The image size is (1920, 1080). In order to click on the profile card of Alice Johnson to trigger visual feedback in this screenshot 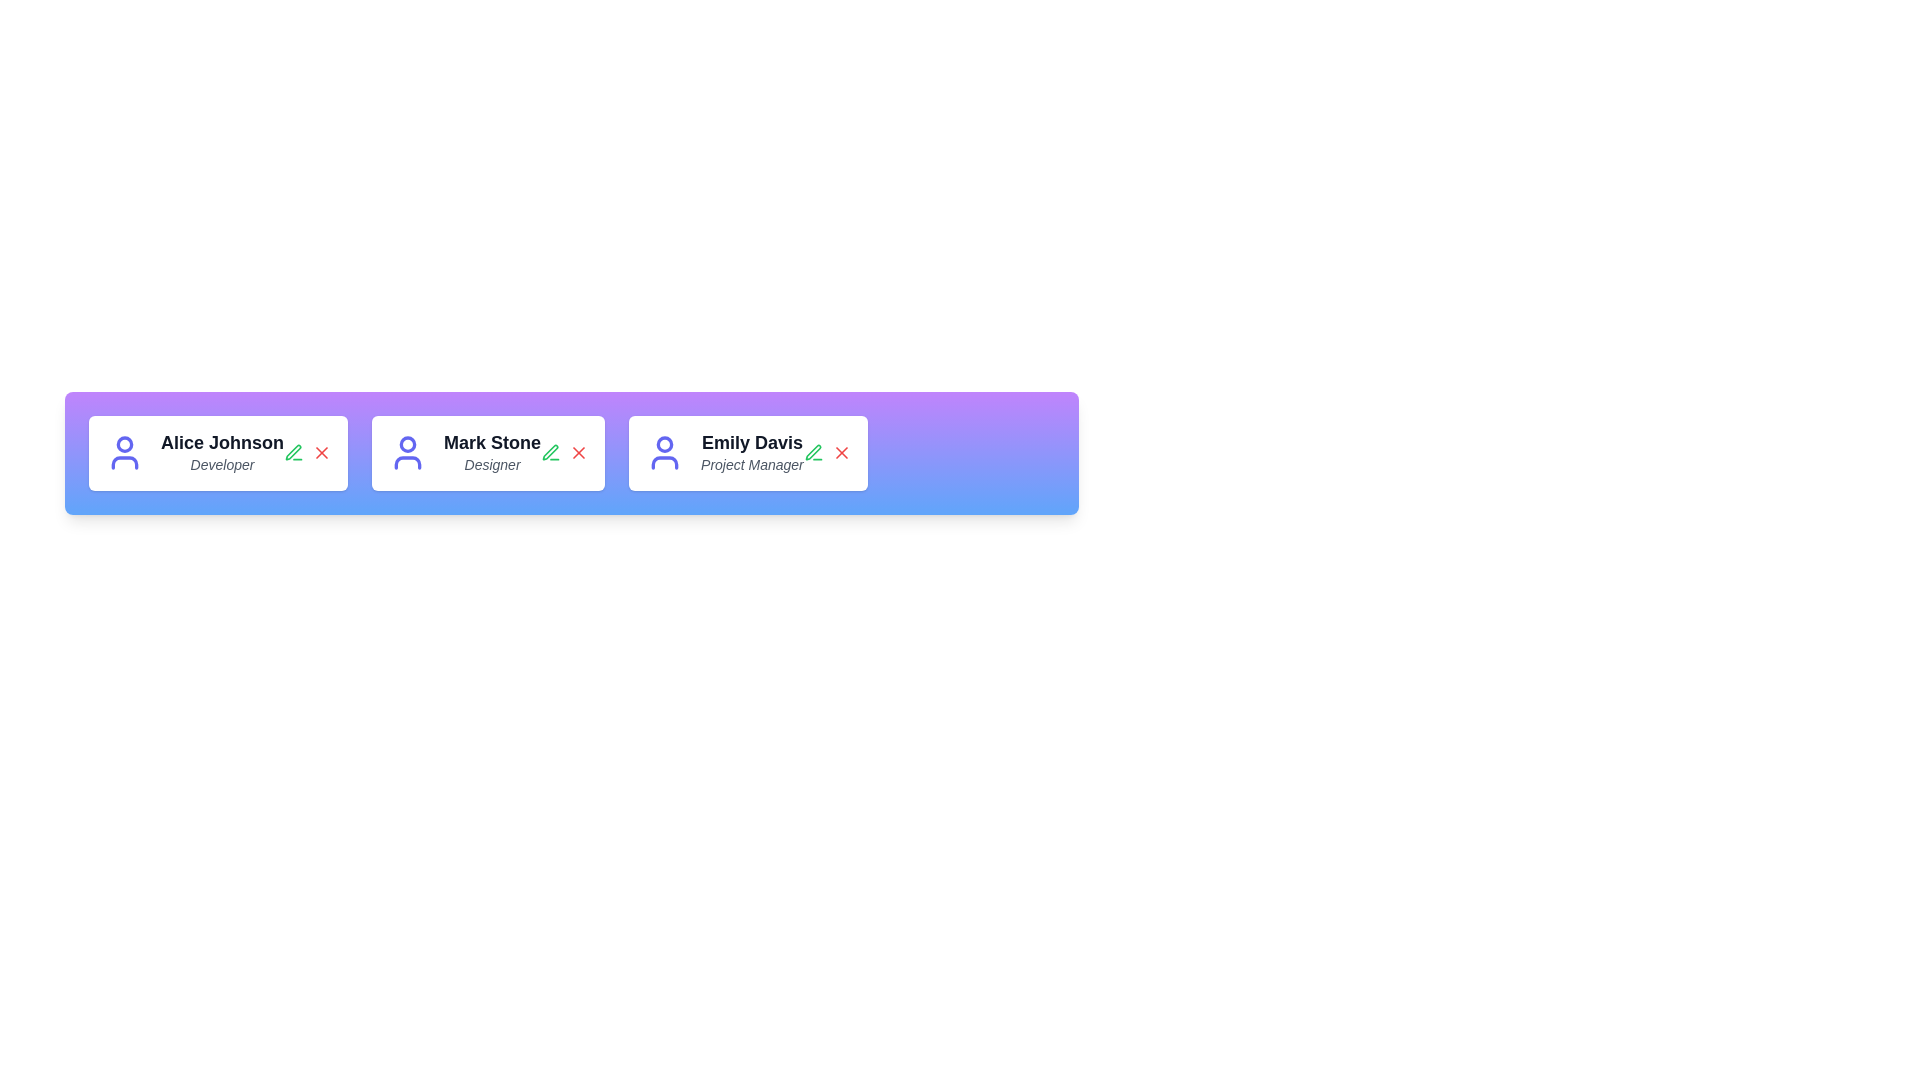, I will do `click(217, 452)`.